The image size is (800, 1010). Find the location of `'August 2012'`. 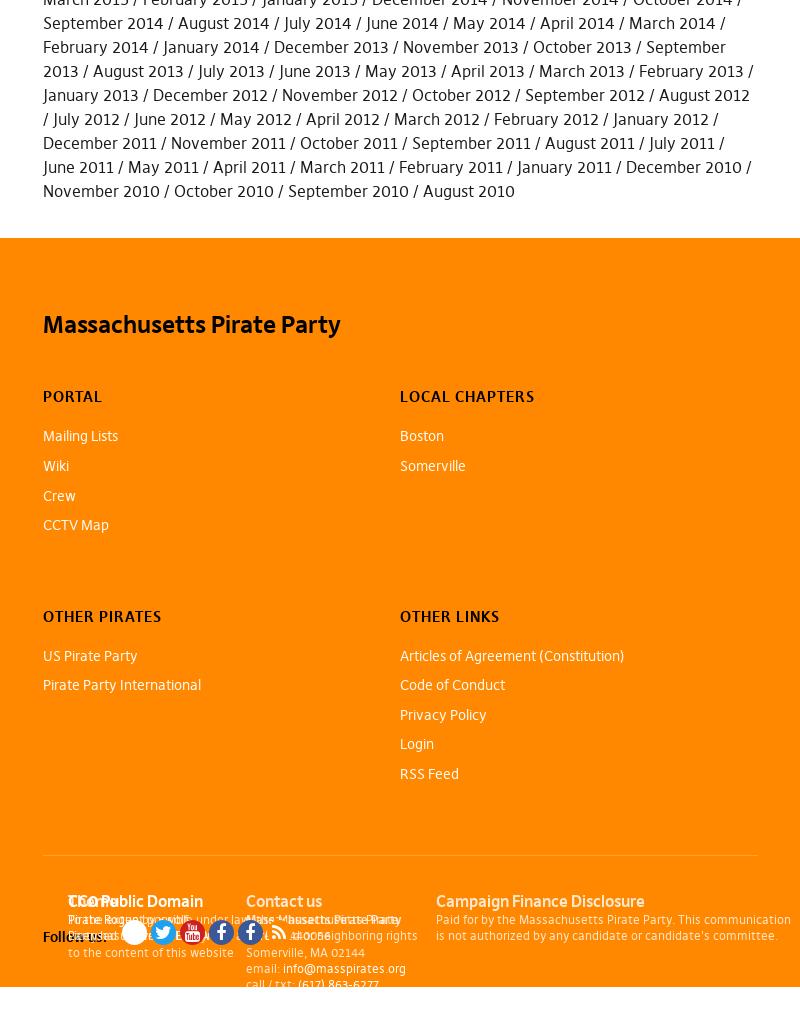

'August 2012' is located at coordinates (702, 93).